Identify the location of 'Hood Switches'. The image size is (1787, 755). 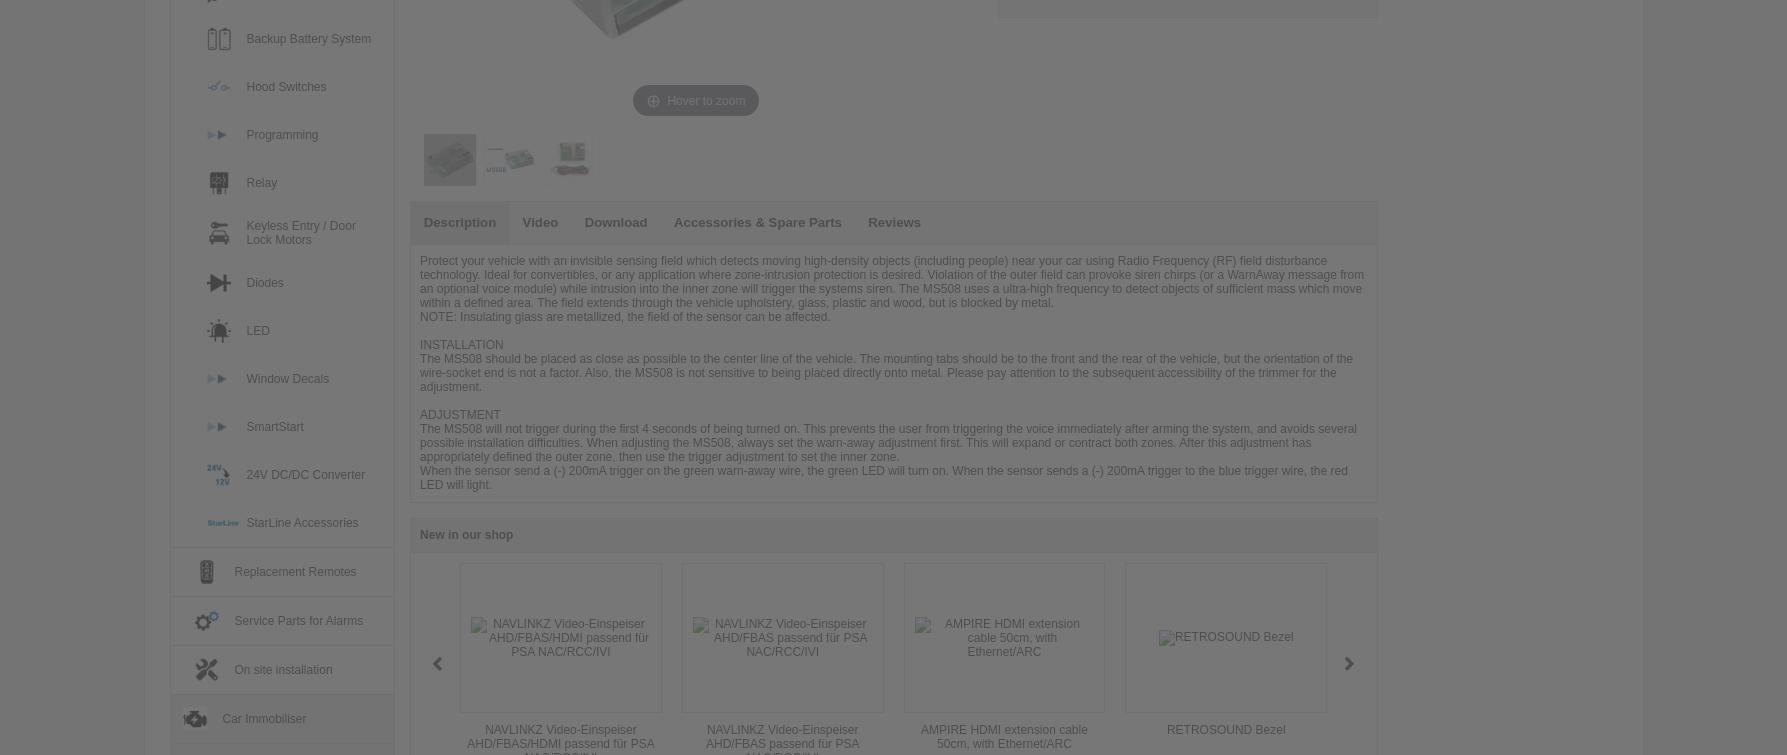
(284, 85).